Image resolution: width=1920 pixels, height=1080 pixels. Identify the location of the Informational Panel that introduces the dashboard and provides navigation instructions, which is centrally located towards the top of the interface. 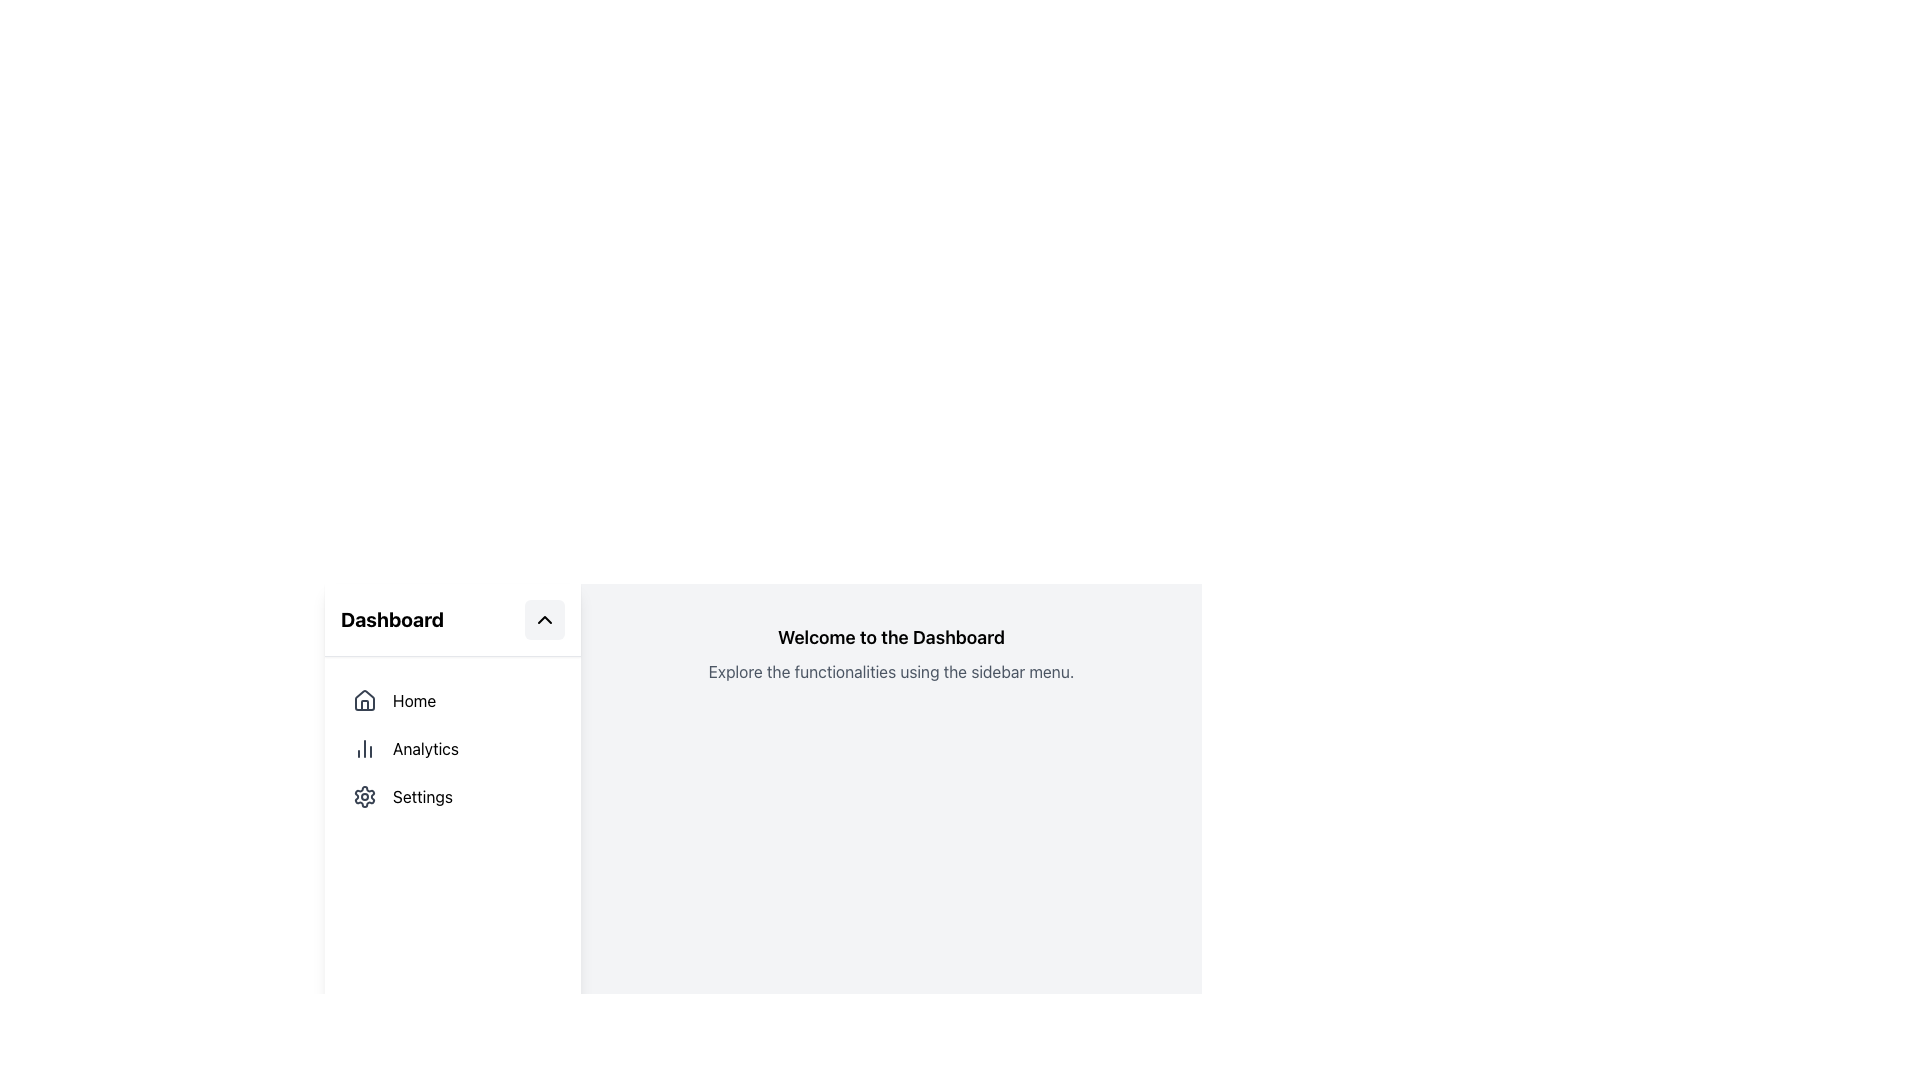
(762, 775).